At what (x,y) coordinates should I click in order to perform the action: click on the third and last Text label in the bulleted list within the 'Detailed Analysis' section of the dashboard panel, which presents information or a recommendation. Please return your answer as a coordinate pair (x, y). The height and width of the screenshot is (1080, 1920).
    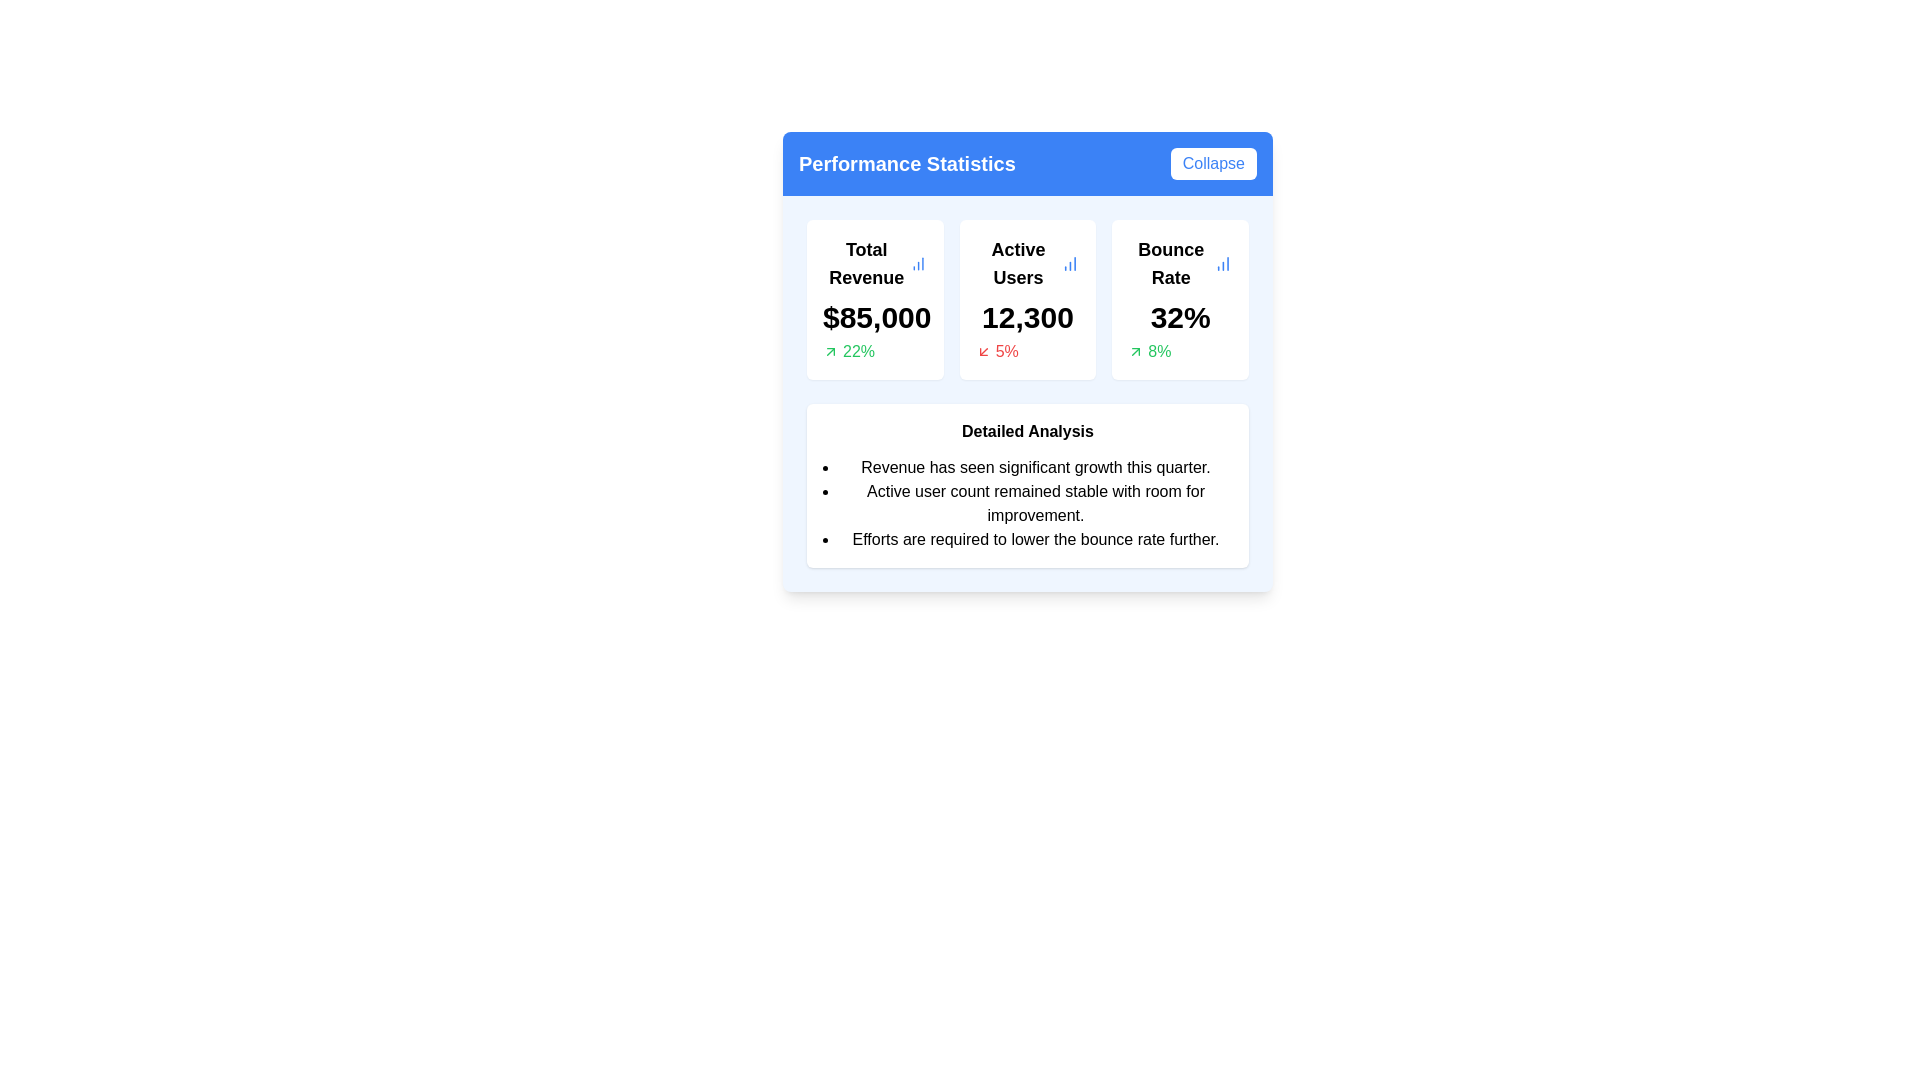
    Looking at the image, I should click on (1036, 540).